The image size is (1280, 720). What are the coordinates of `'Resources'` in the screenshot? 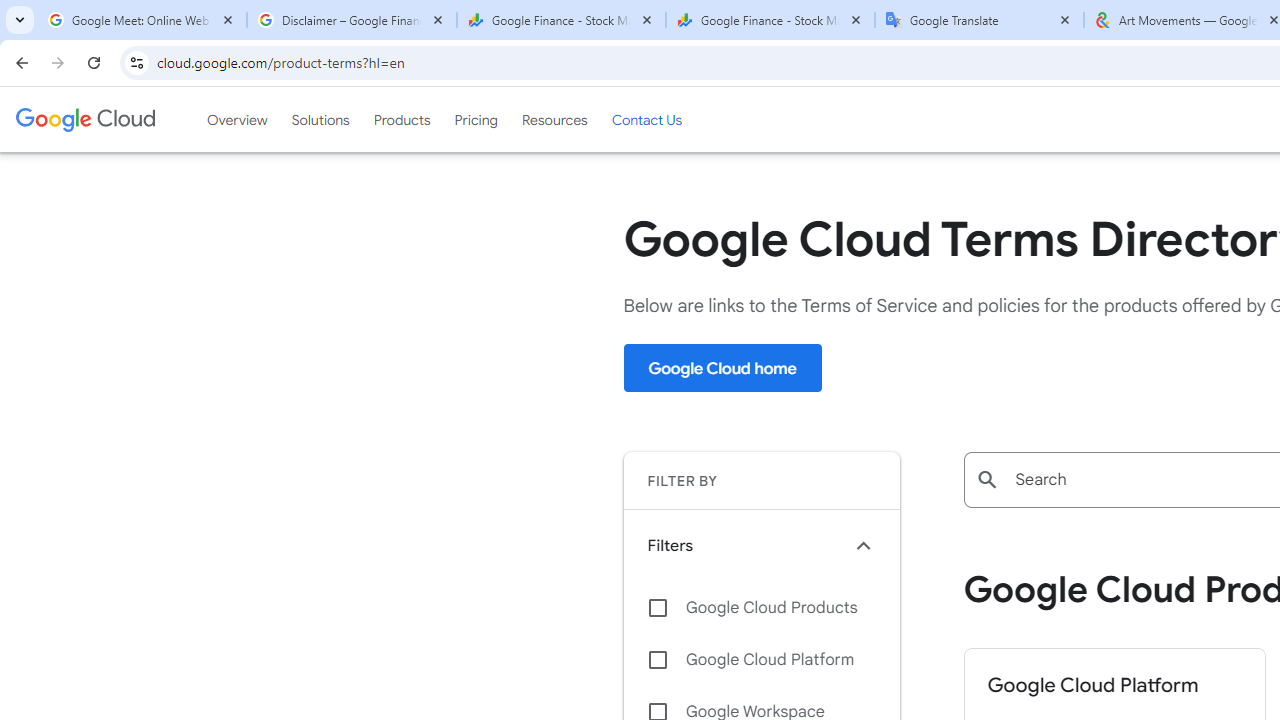 It's located at (554, 119).